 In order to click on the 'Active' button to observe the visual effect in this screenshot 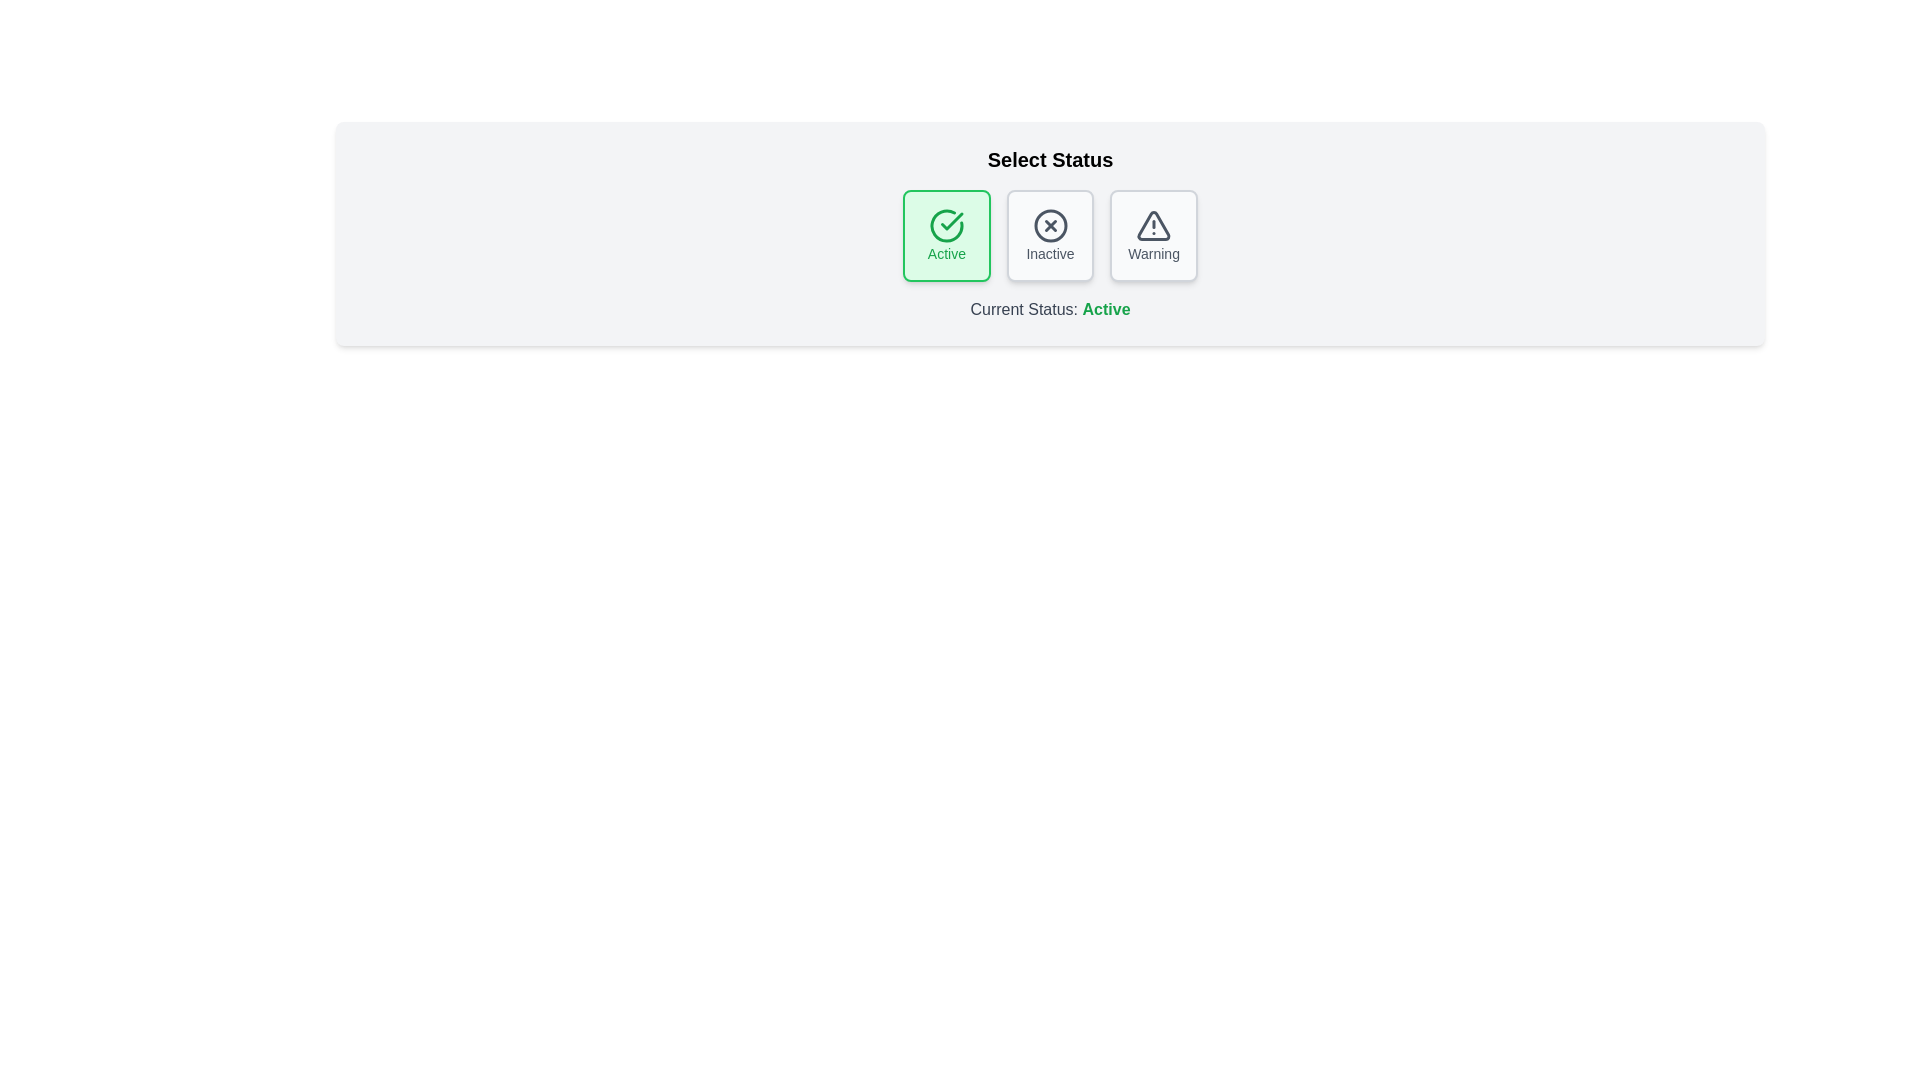, I will do `click(945, 234)`.